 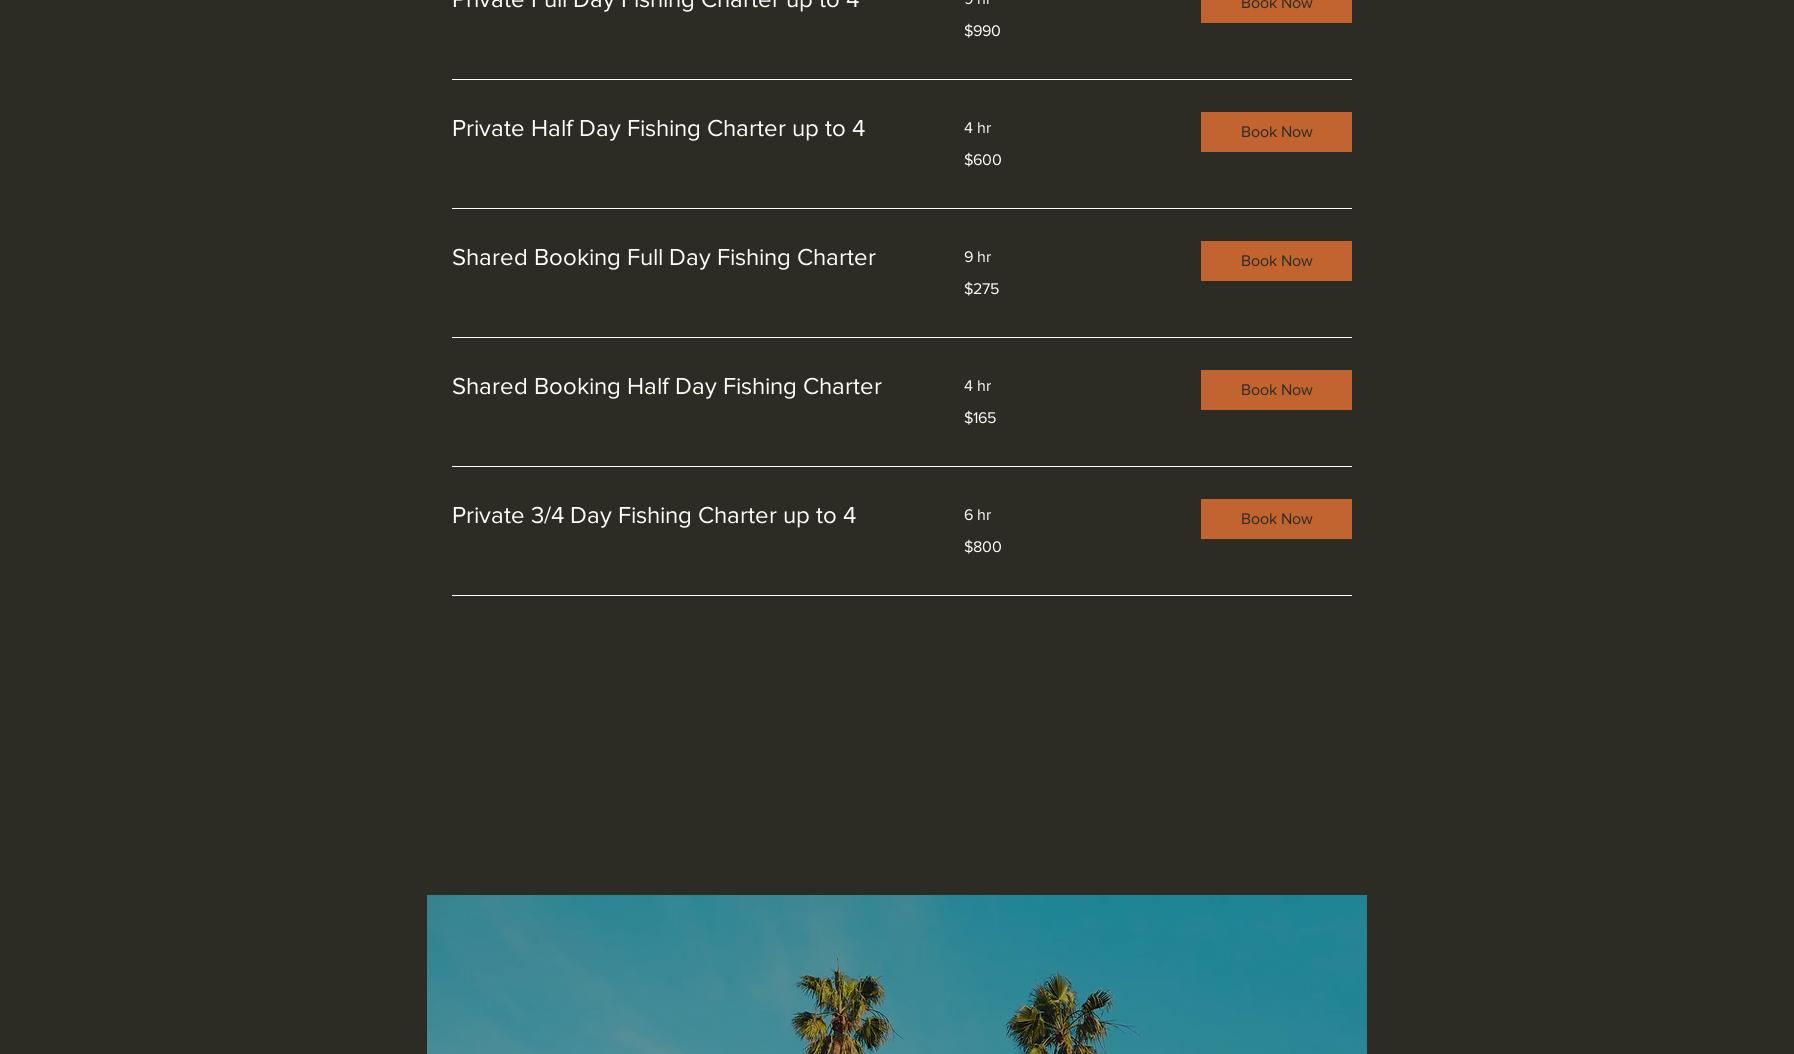 What do you see at coordinates (653, 513) in the screenshot?
I see `'Private 3/4 Day Fishing Charter up to 4'` at bounding box center [653, 513].